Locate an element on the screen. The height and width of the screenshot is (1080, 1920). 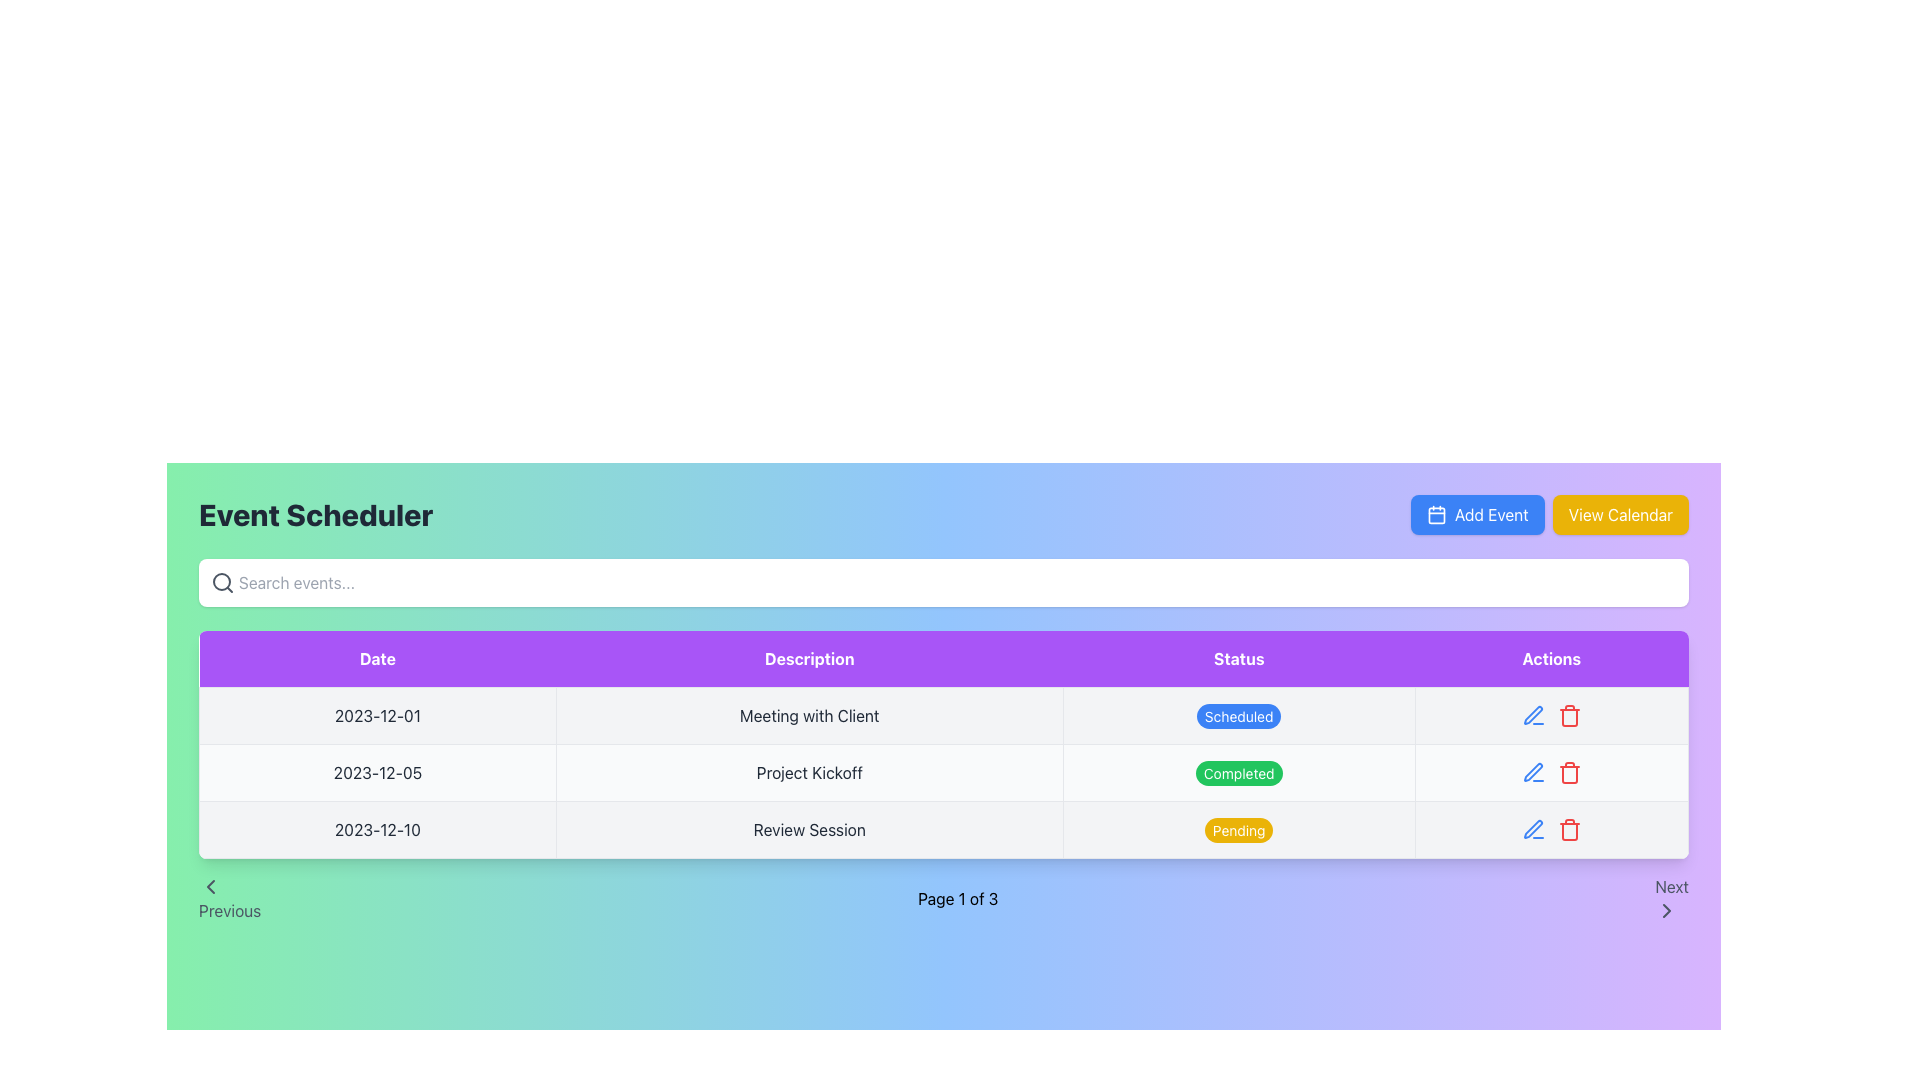
the pen-shaped icon in the 'Actions' column of the last row labeled 'Pending' to initiate the edit action is located at coordinates (1532, 829).